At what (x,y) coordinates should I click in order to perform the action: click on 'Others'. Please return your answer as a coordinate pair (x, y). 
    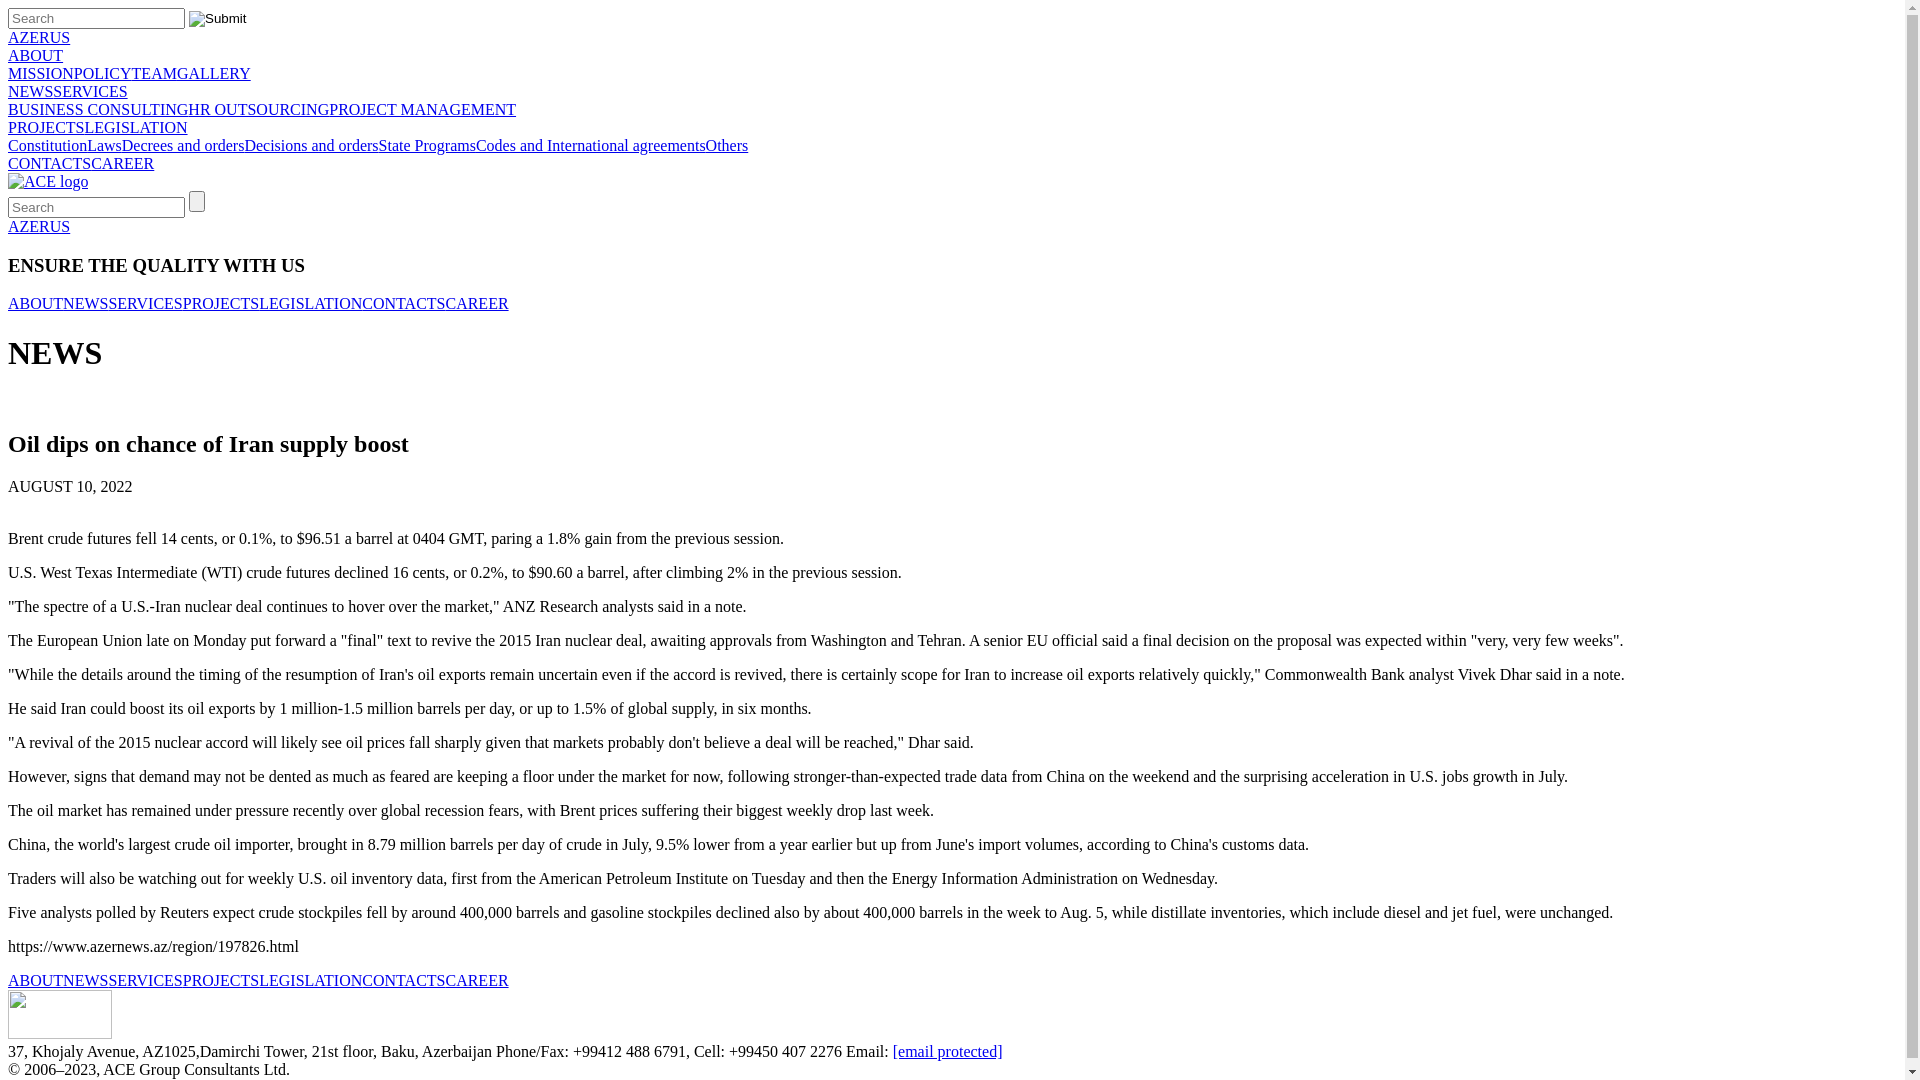
    Looking at the image, I should click on (705, 144).